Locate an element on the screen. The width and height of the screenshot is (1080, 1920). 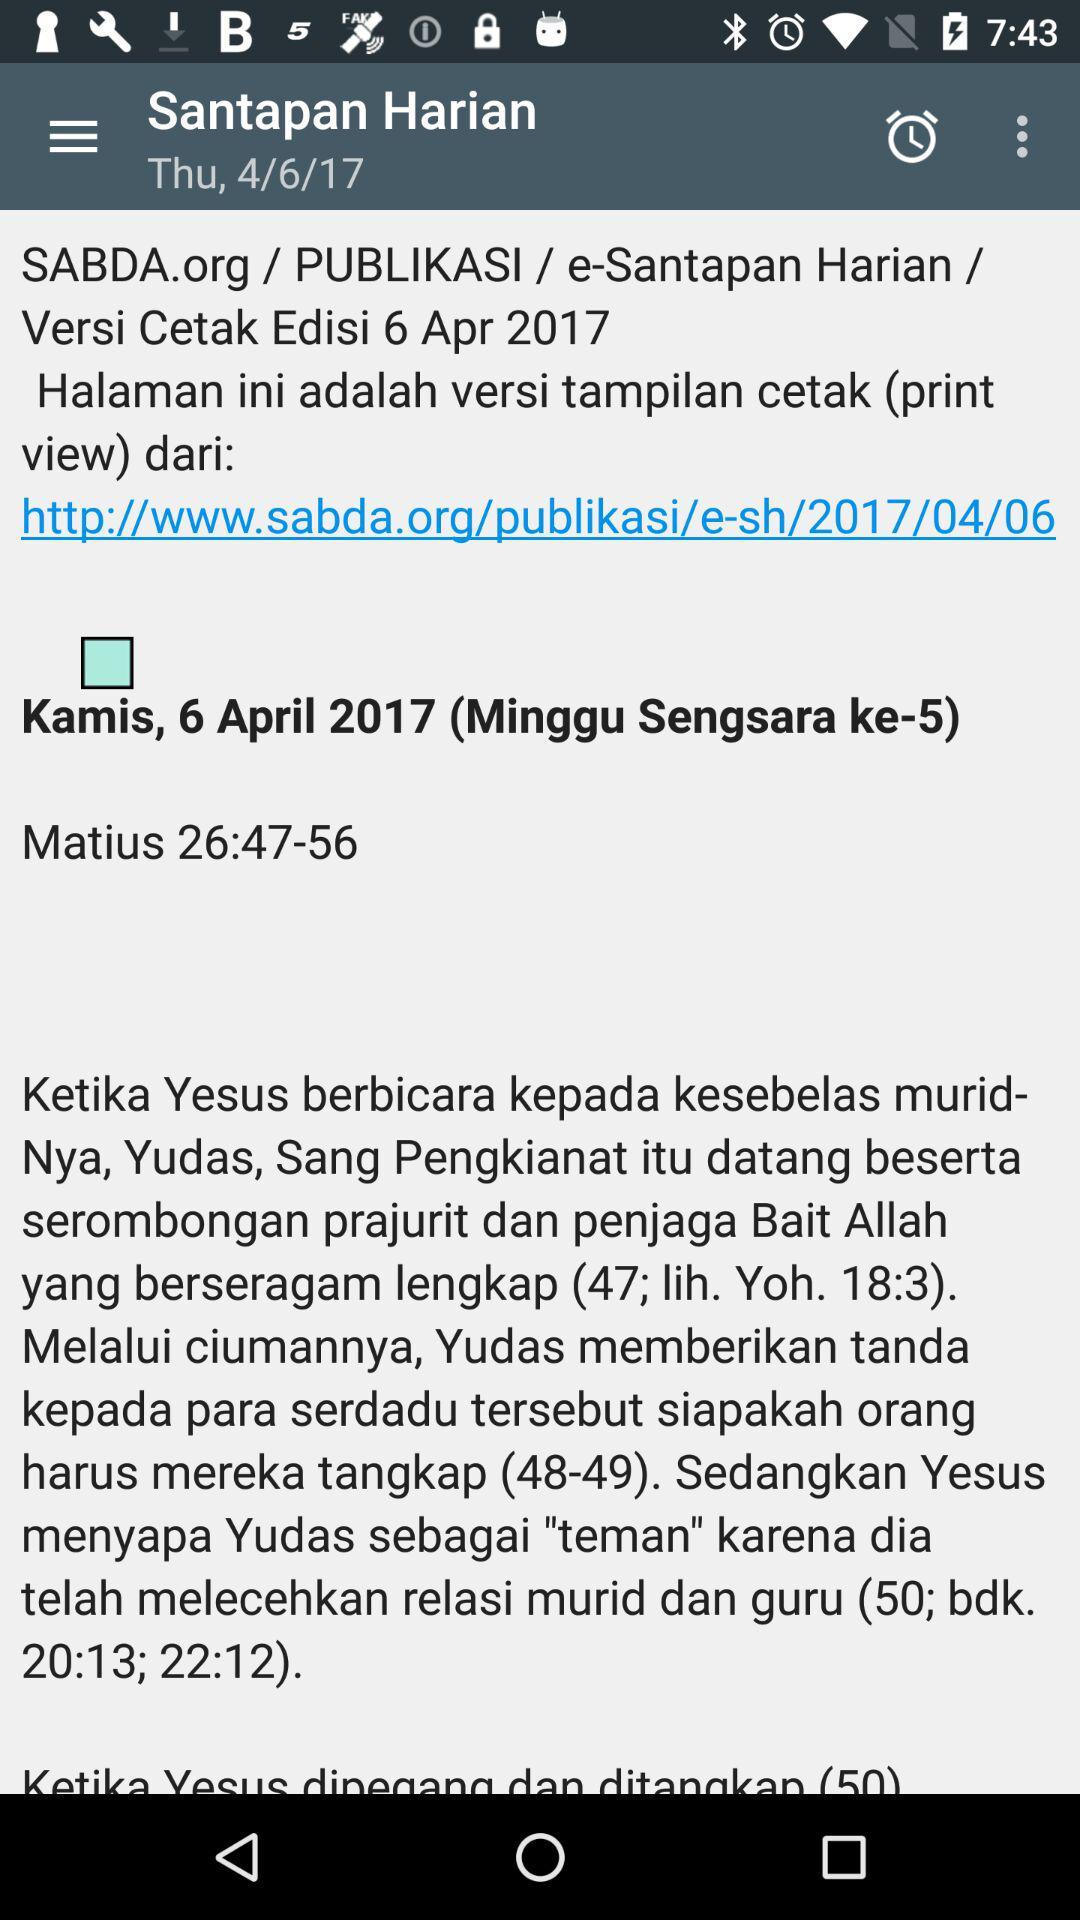
icon above sabda org publikasi item is located at coordinates (1027, 135).